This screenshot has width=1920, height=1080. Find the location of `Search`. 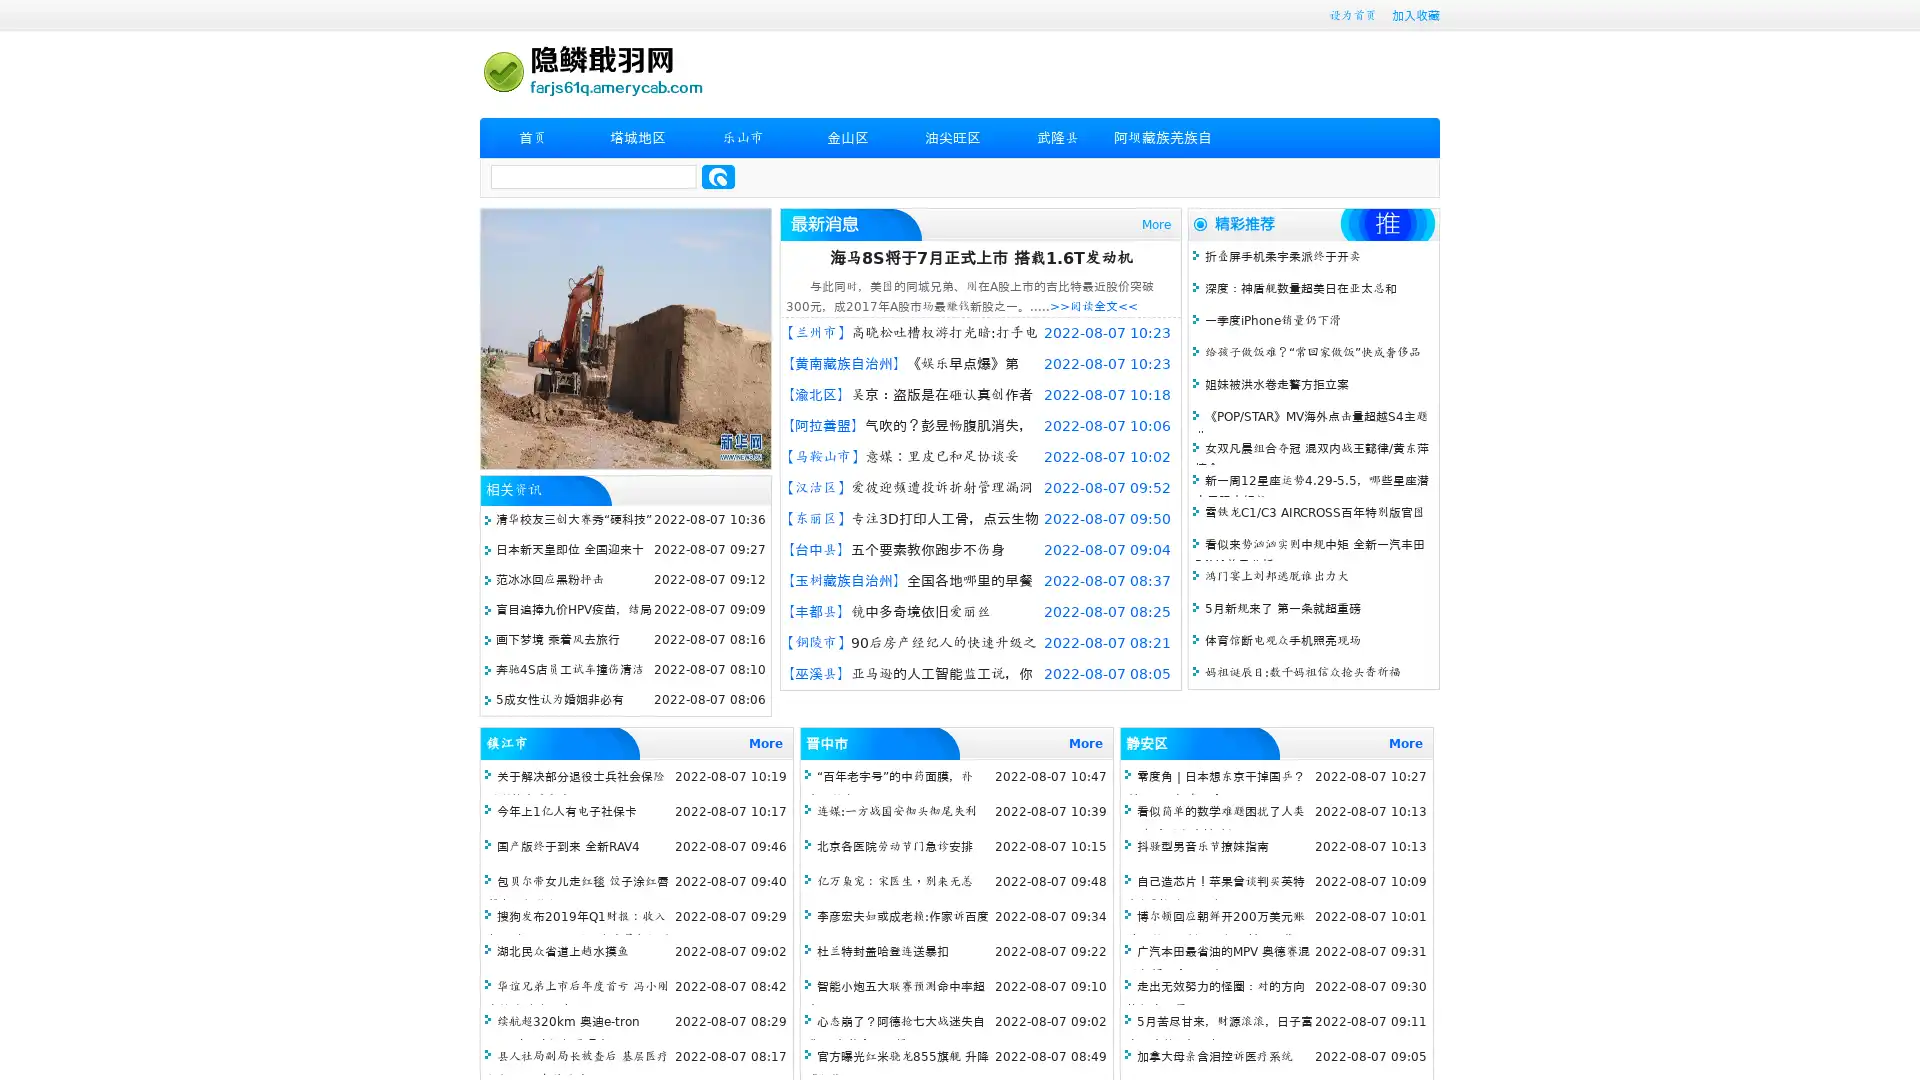

Search is located at coordinates (718, 176).